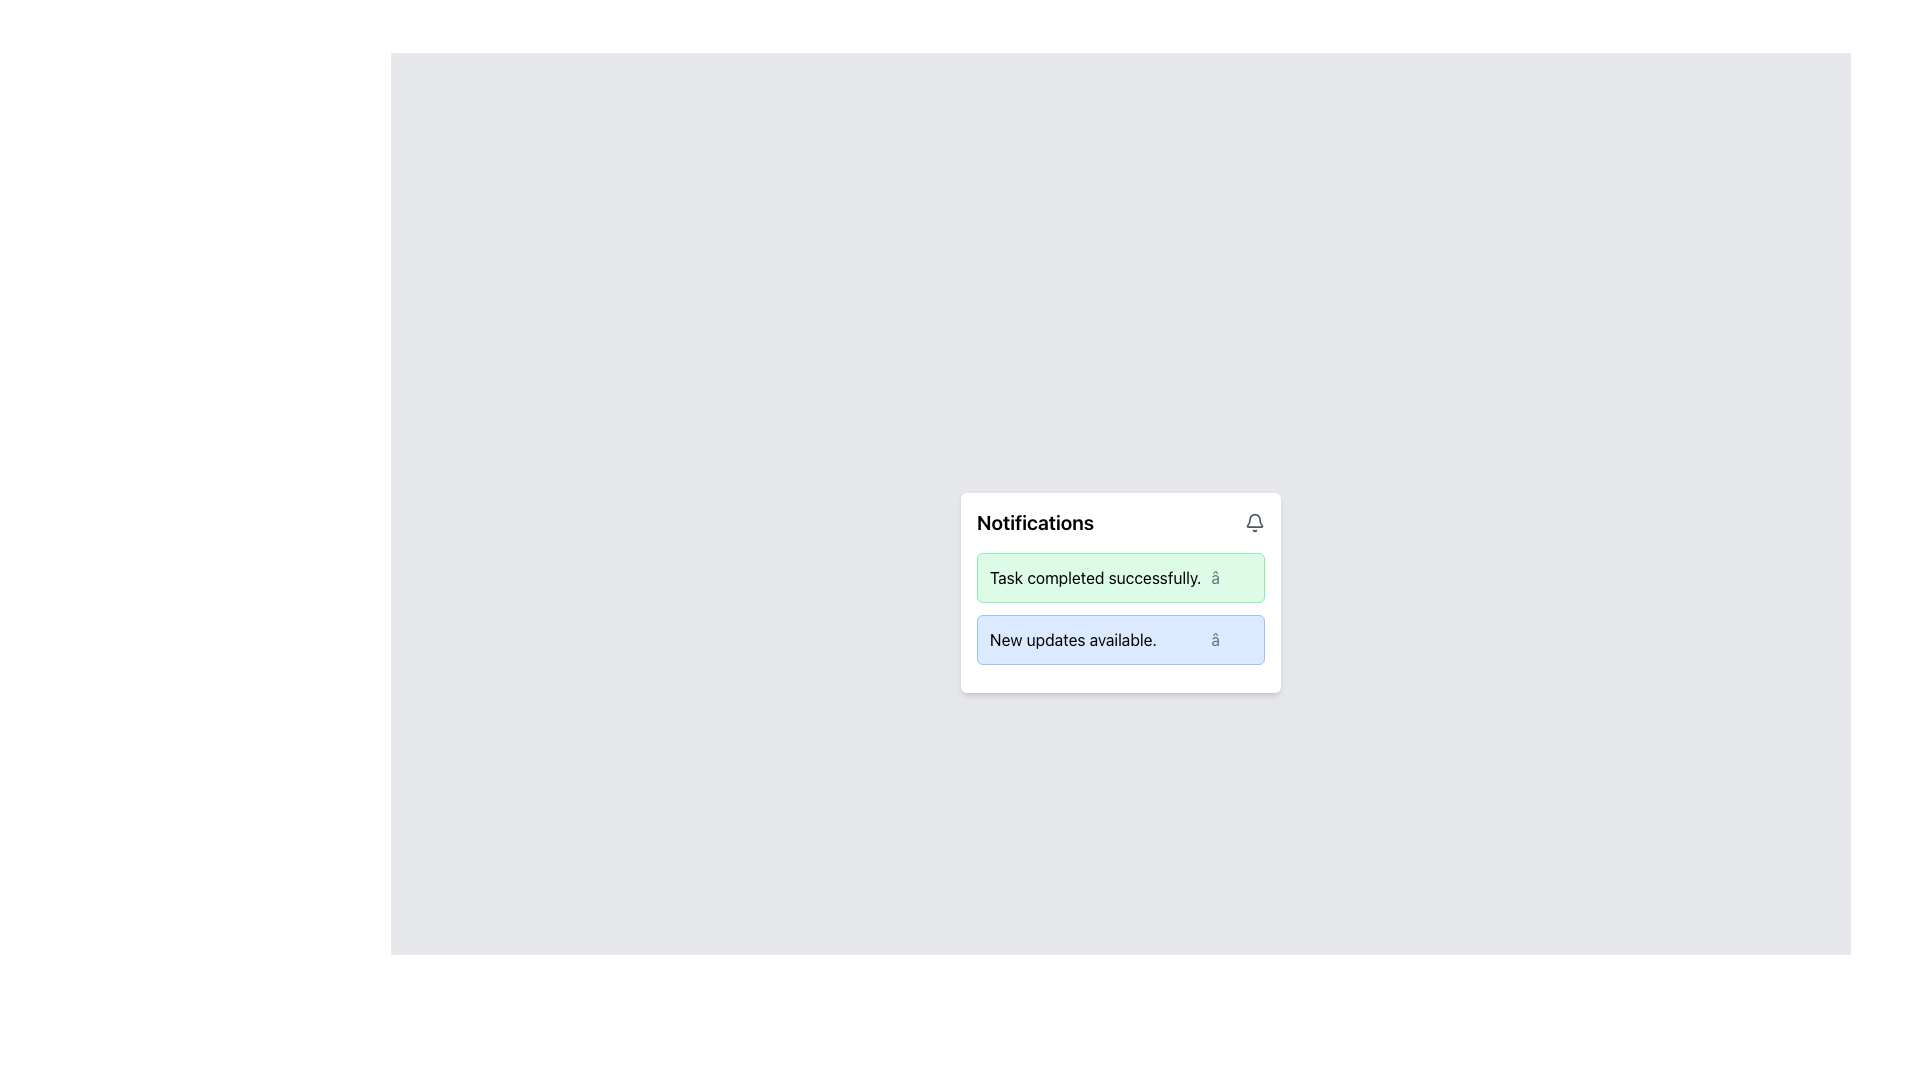 This screenshot has width=1920, height=1080. I want to click on the notification displayed in the green Notification Box containing the text 'Task completed successfully. ✔', so click(1121, 578).